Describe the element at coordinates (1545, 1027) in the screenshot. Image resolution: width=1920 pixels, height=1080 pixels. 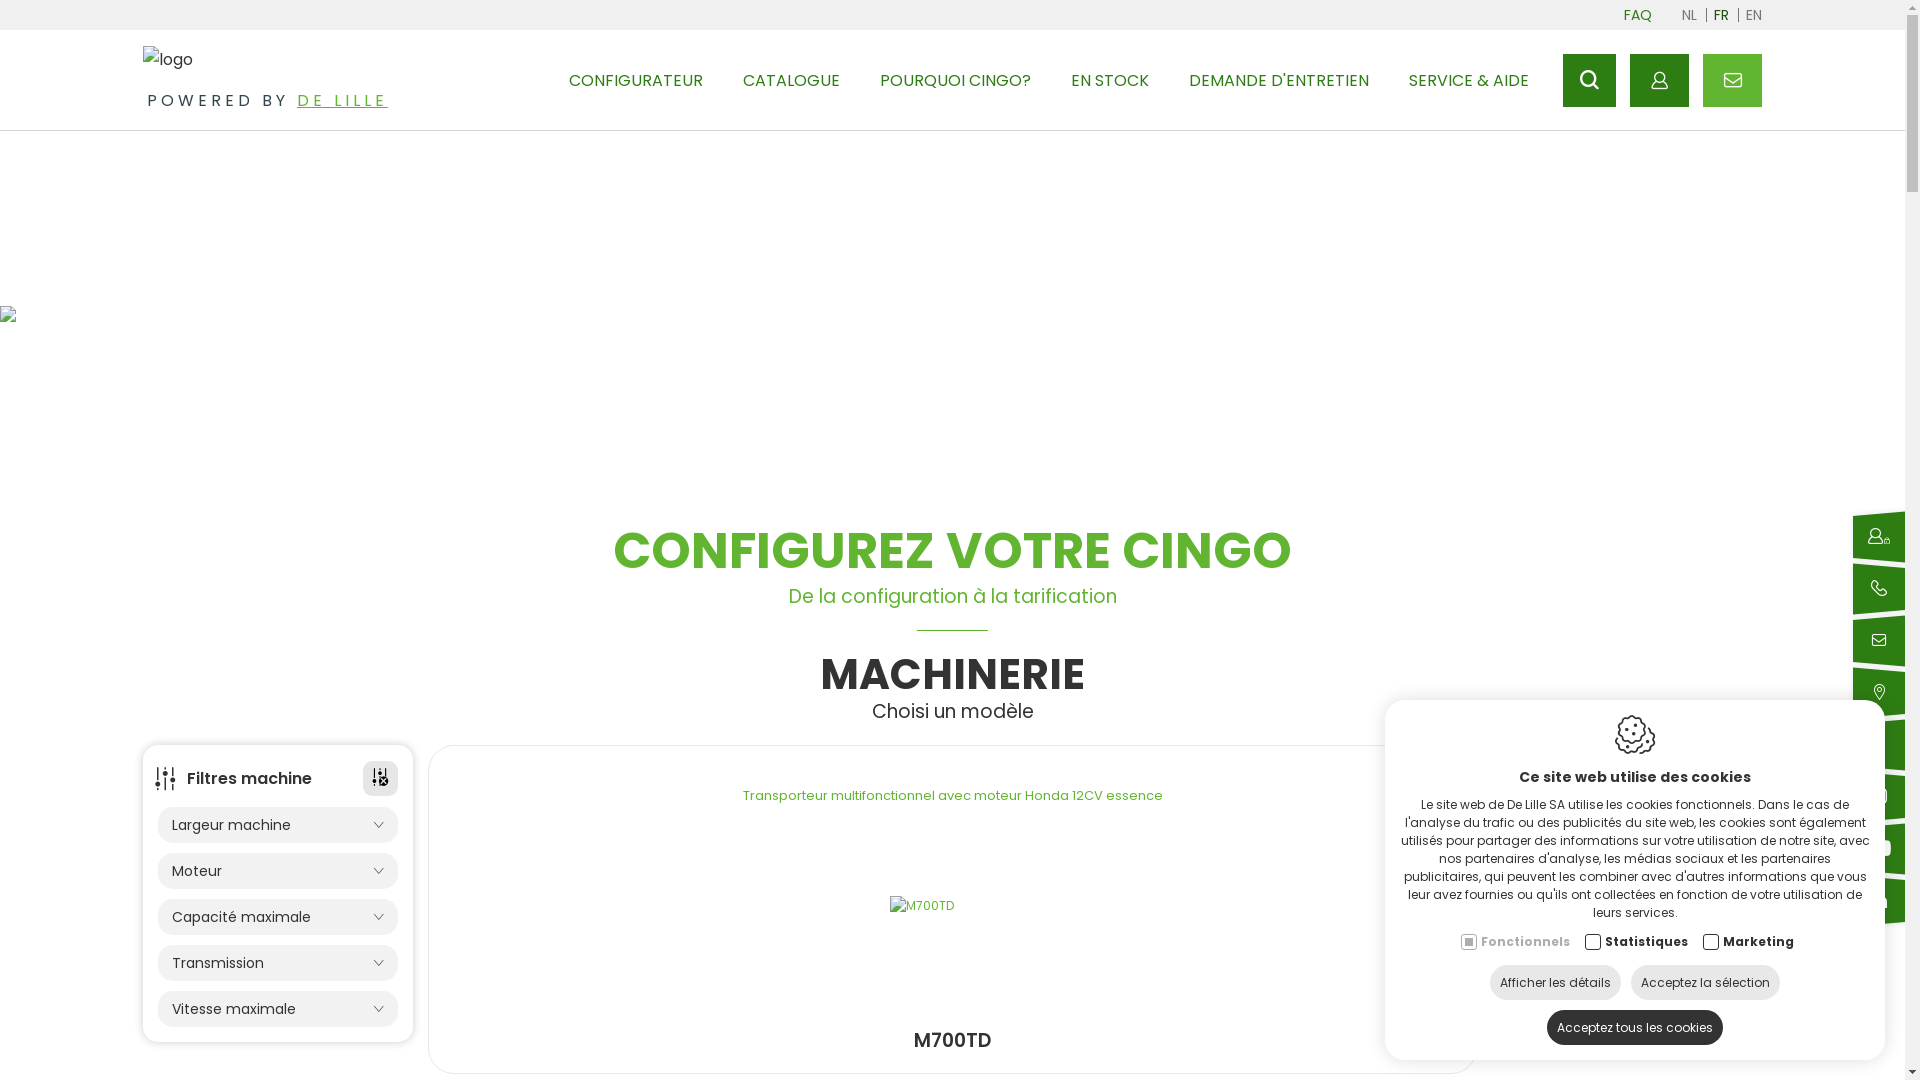
I see `'Acceptez tous les cookies'` at that location.